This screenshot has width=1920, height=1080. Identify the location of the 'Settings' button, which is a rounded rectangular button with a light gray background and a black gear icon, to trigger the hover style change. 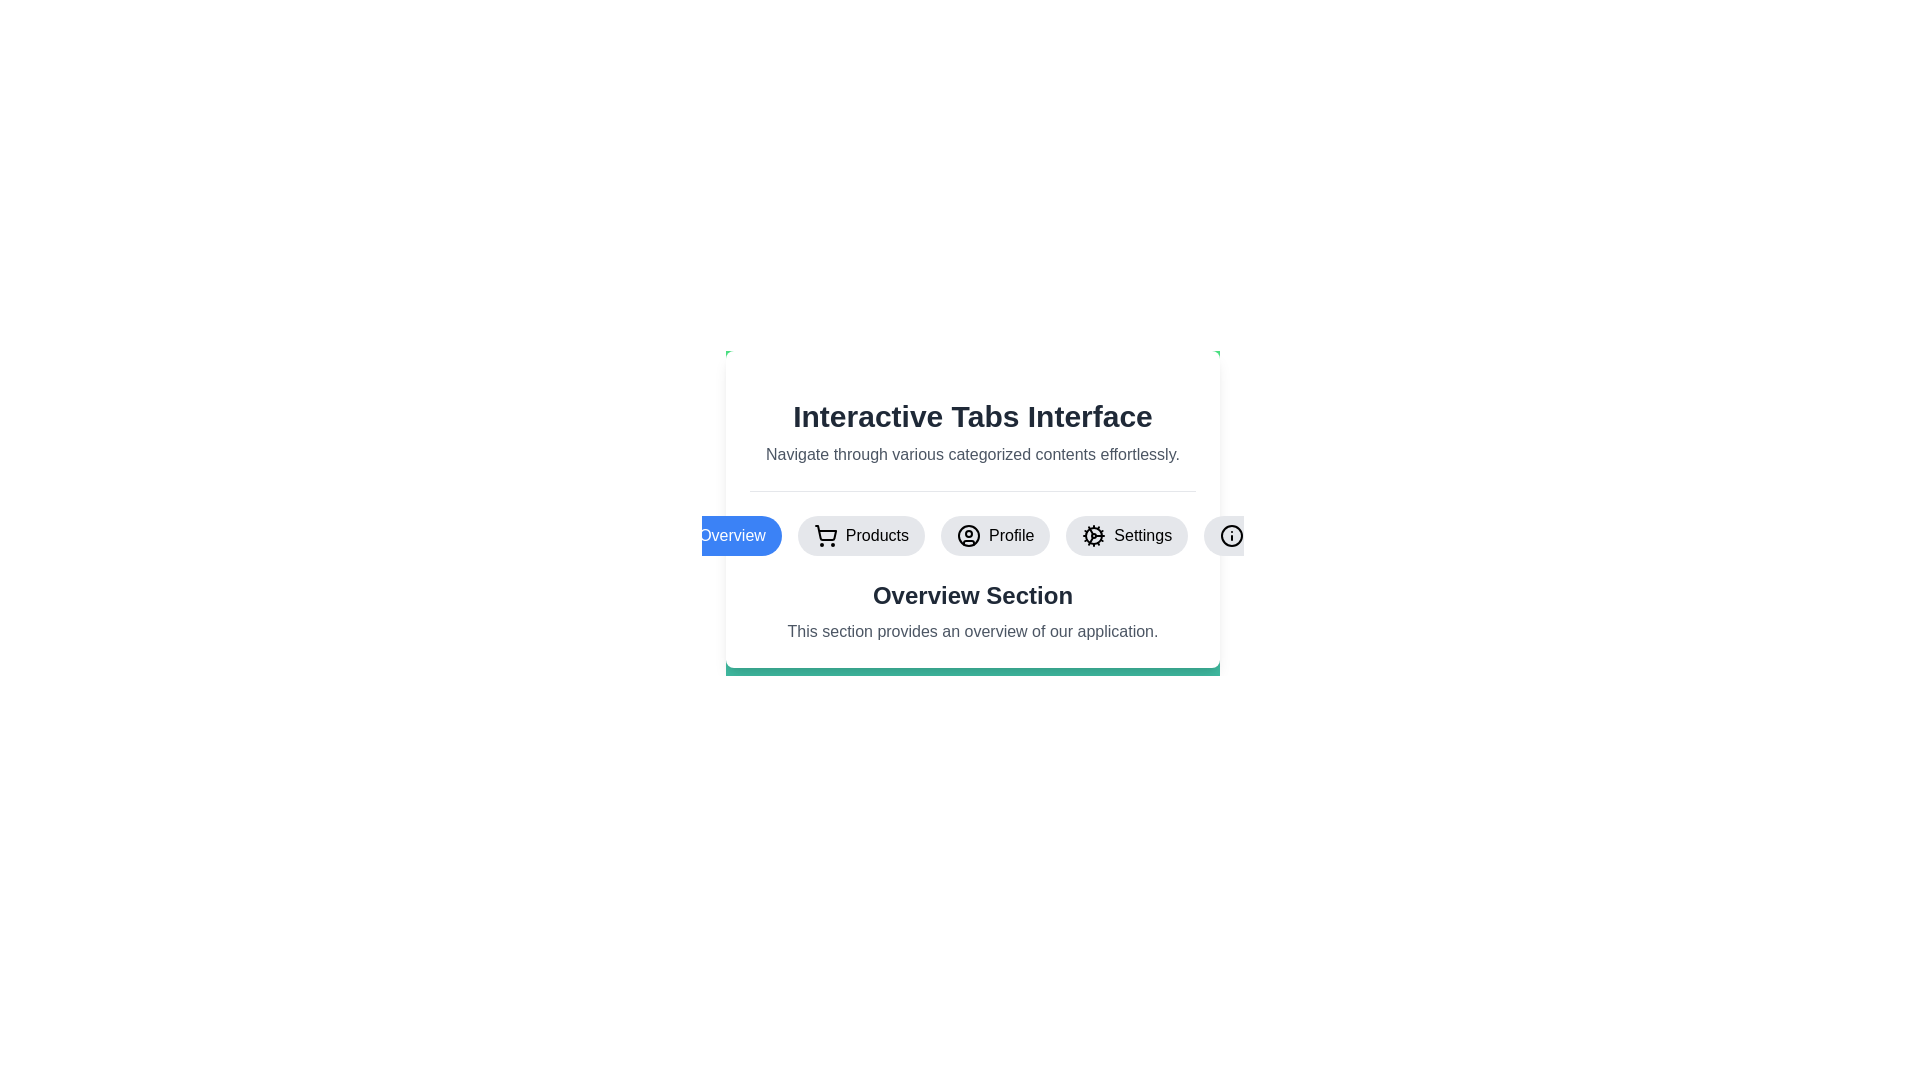
(1127, 535).